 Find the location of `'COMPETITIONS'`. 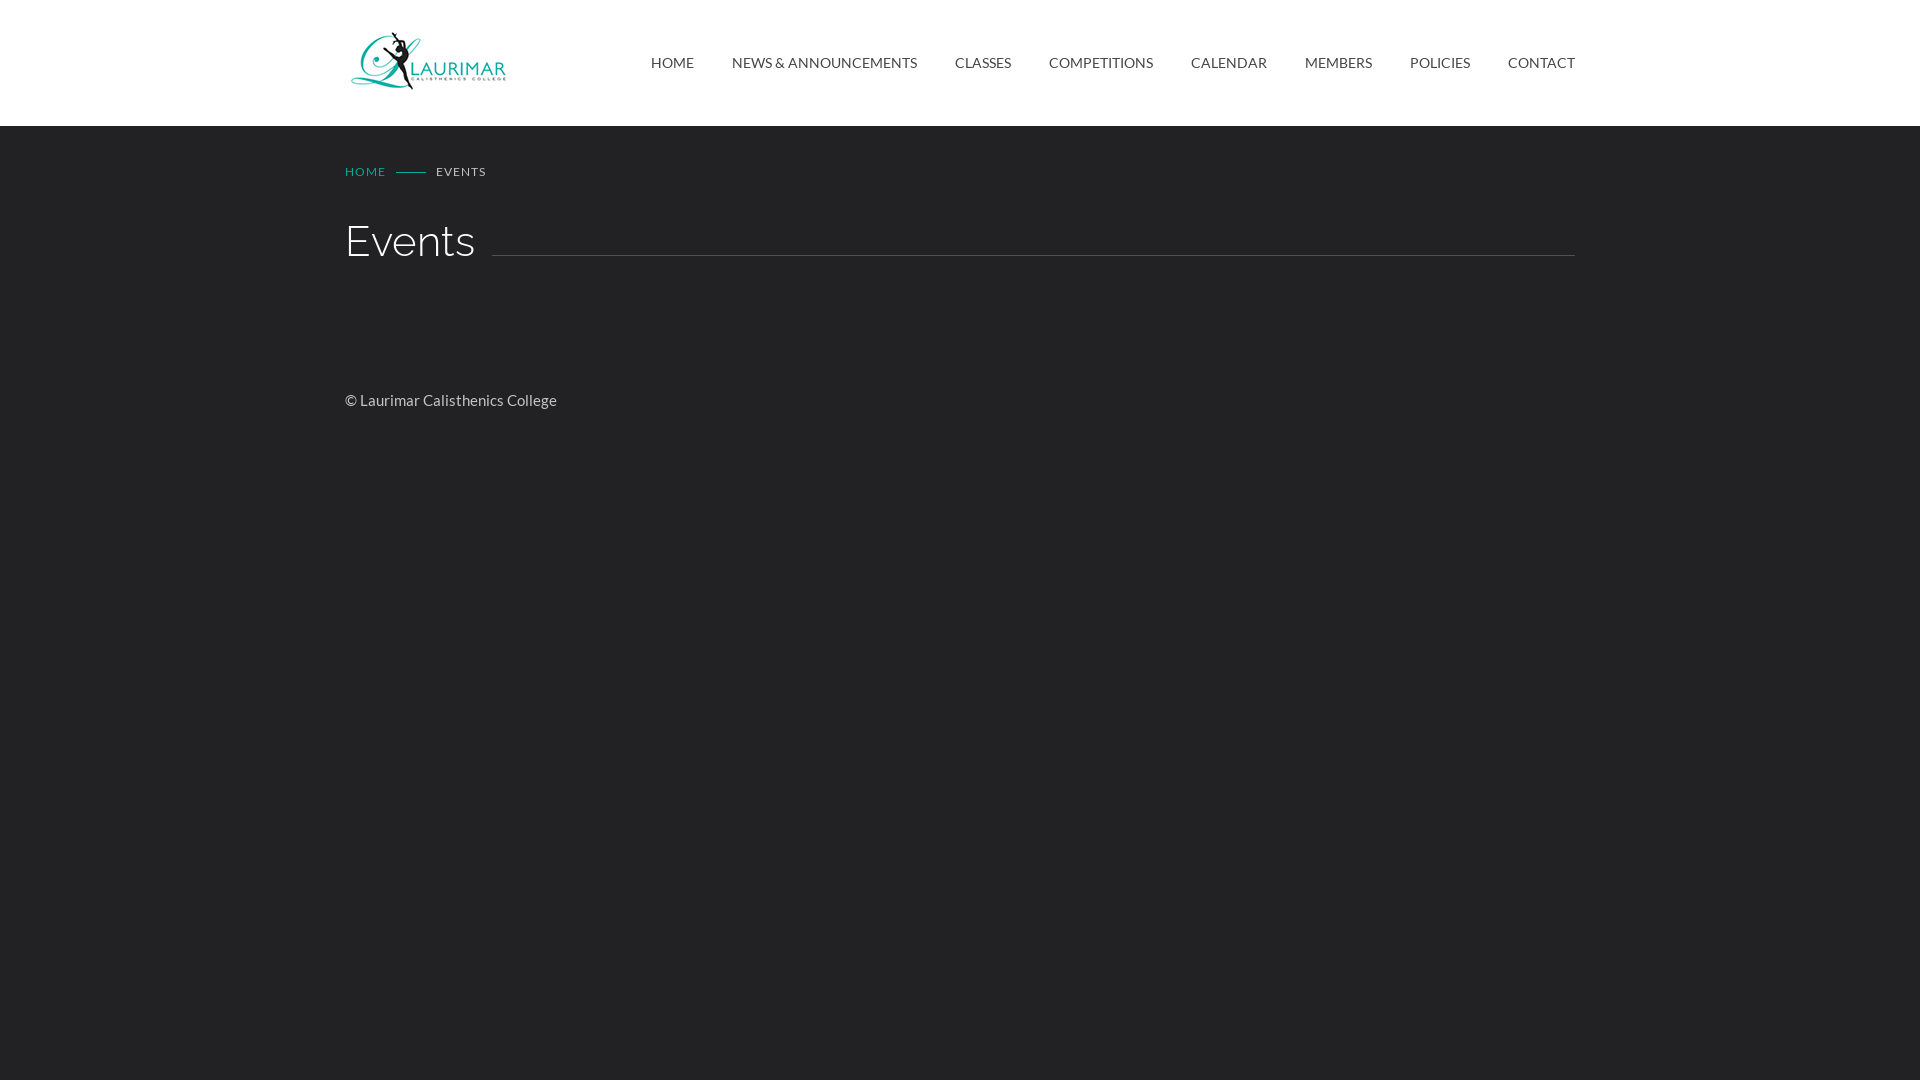

'COMPETITIONS' is located at coordinates (1080, 61).